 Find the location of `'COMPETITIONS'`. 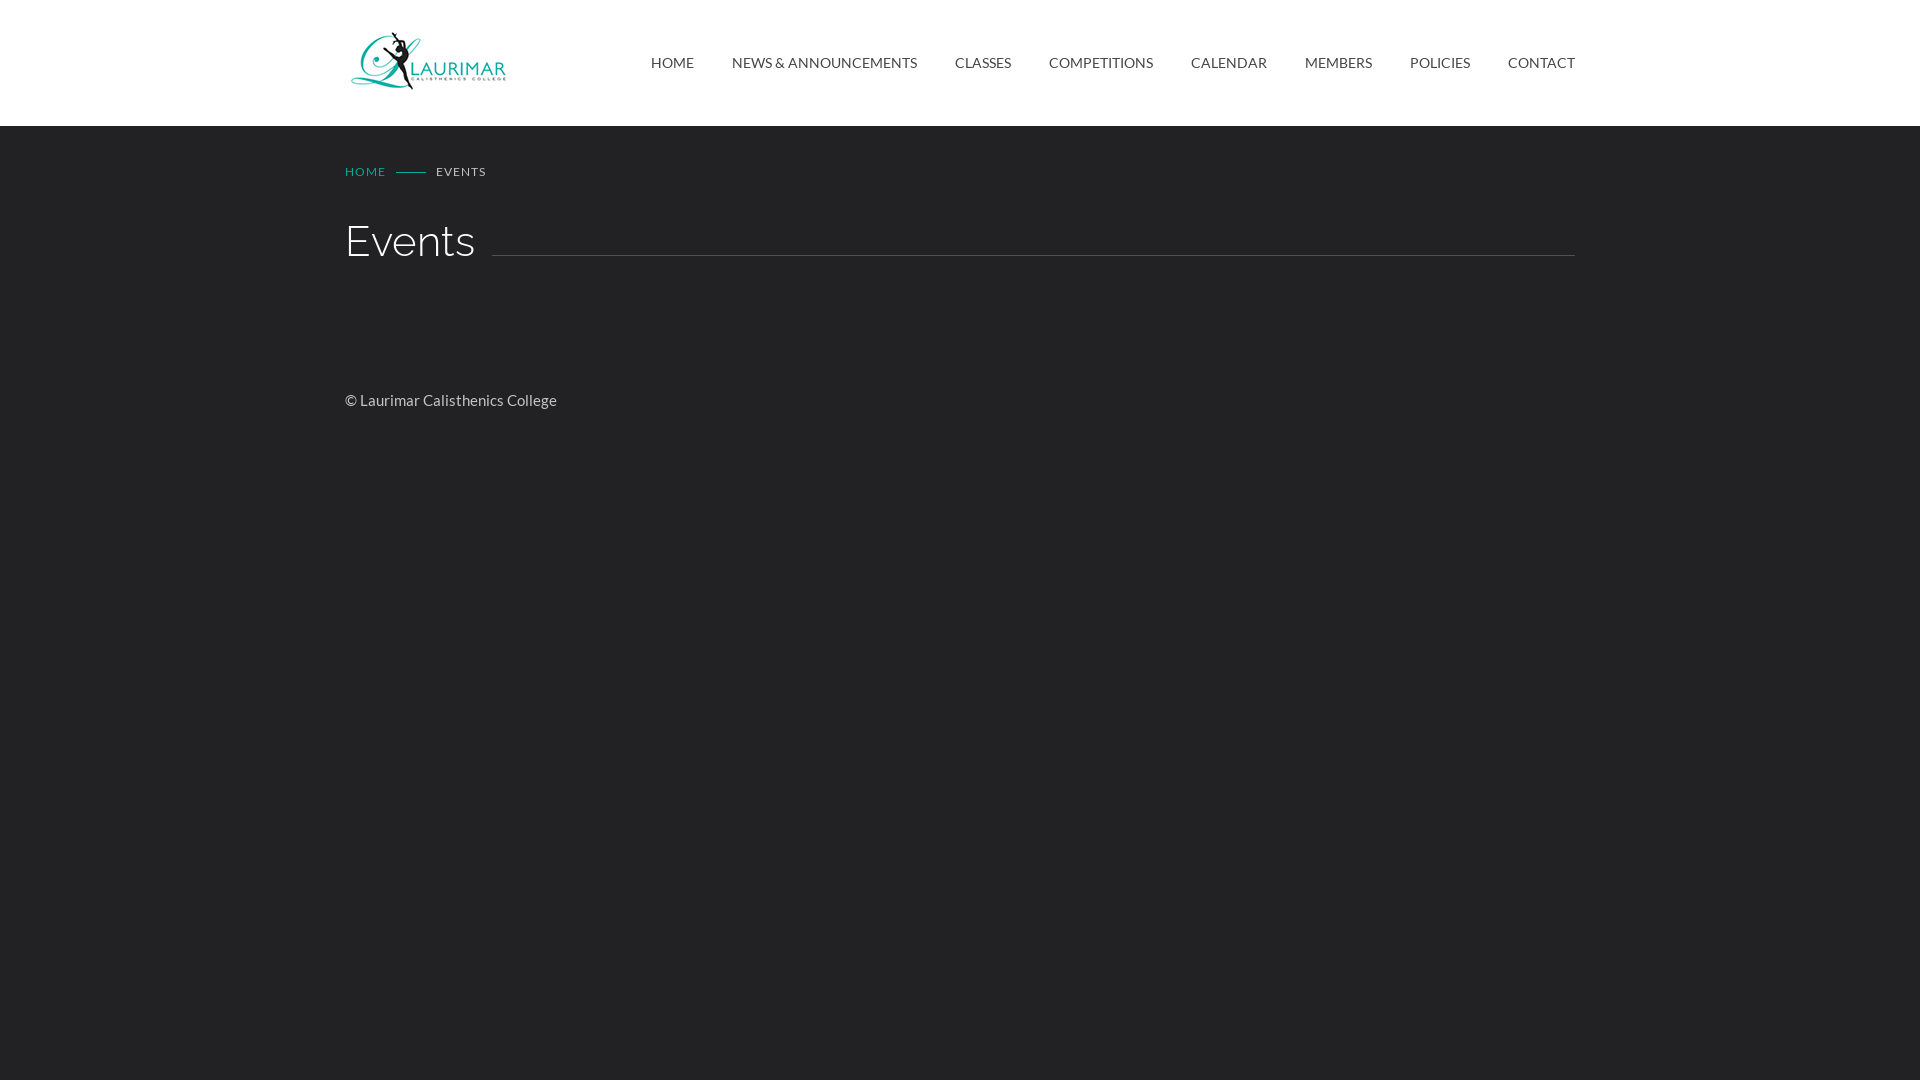

'COMPETITIONS' is located at coordinates (1080, 61).